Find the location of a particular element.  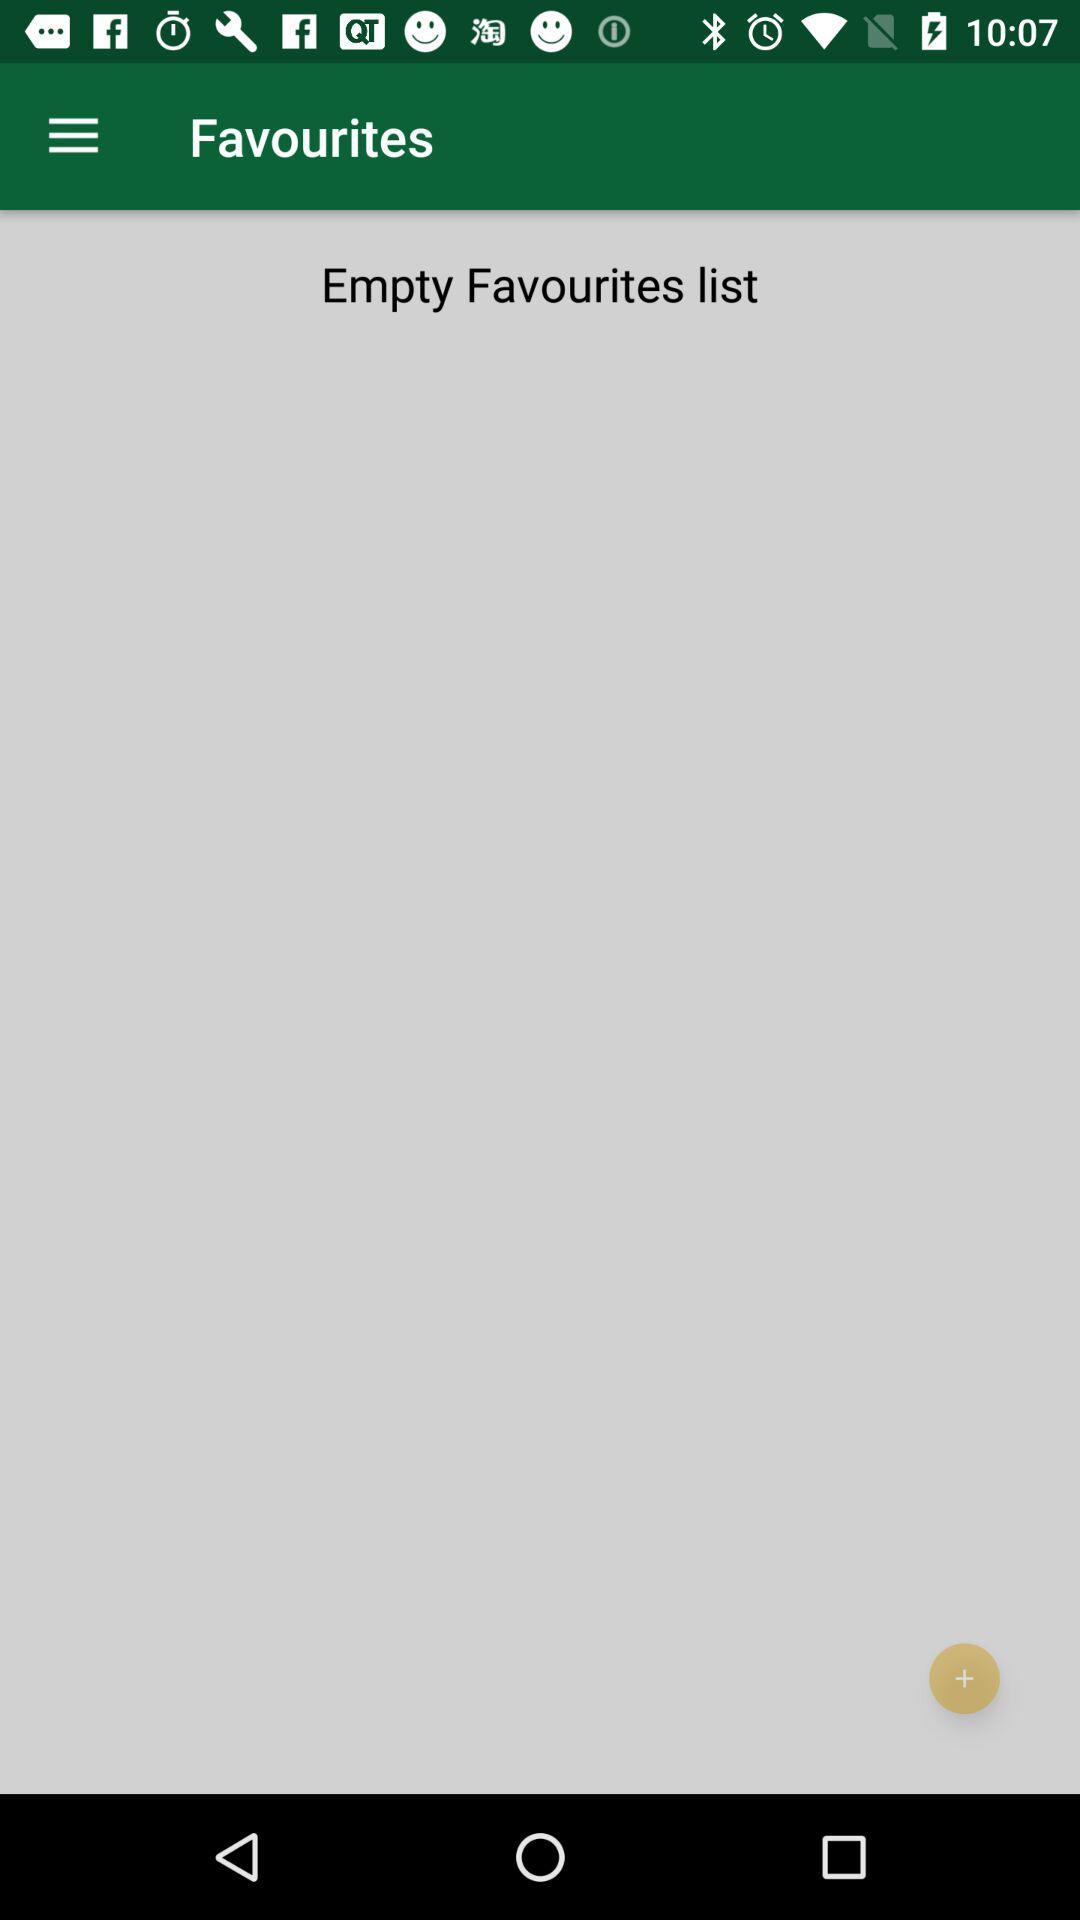

the empty favourites list at the top is located at coordinates (540, 282).